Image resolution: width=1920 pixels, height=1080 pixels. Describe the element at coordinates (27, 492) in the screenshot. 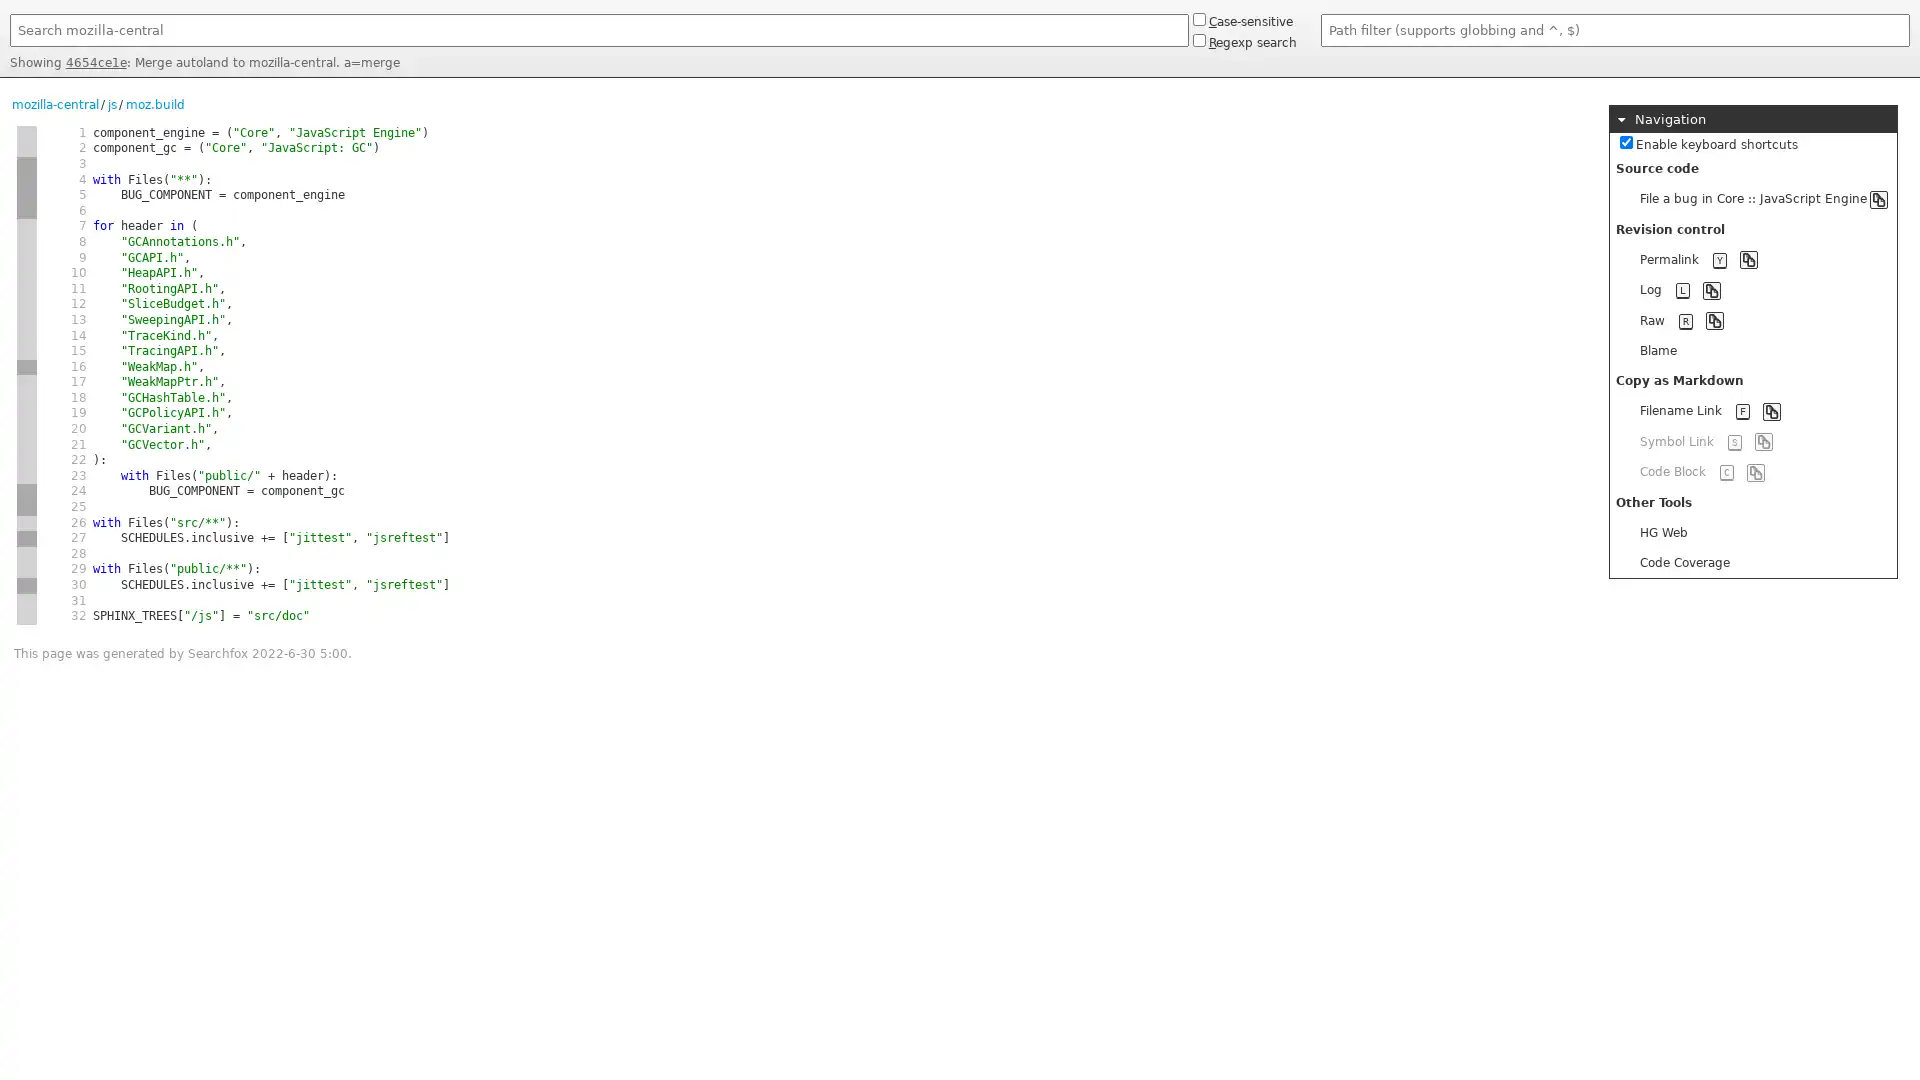

I see `new hash 2` at that location.